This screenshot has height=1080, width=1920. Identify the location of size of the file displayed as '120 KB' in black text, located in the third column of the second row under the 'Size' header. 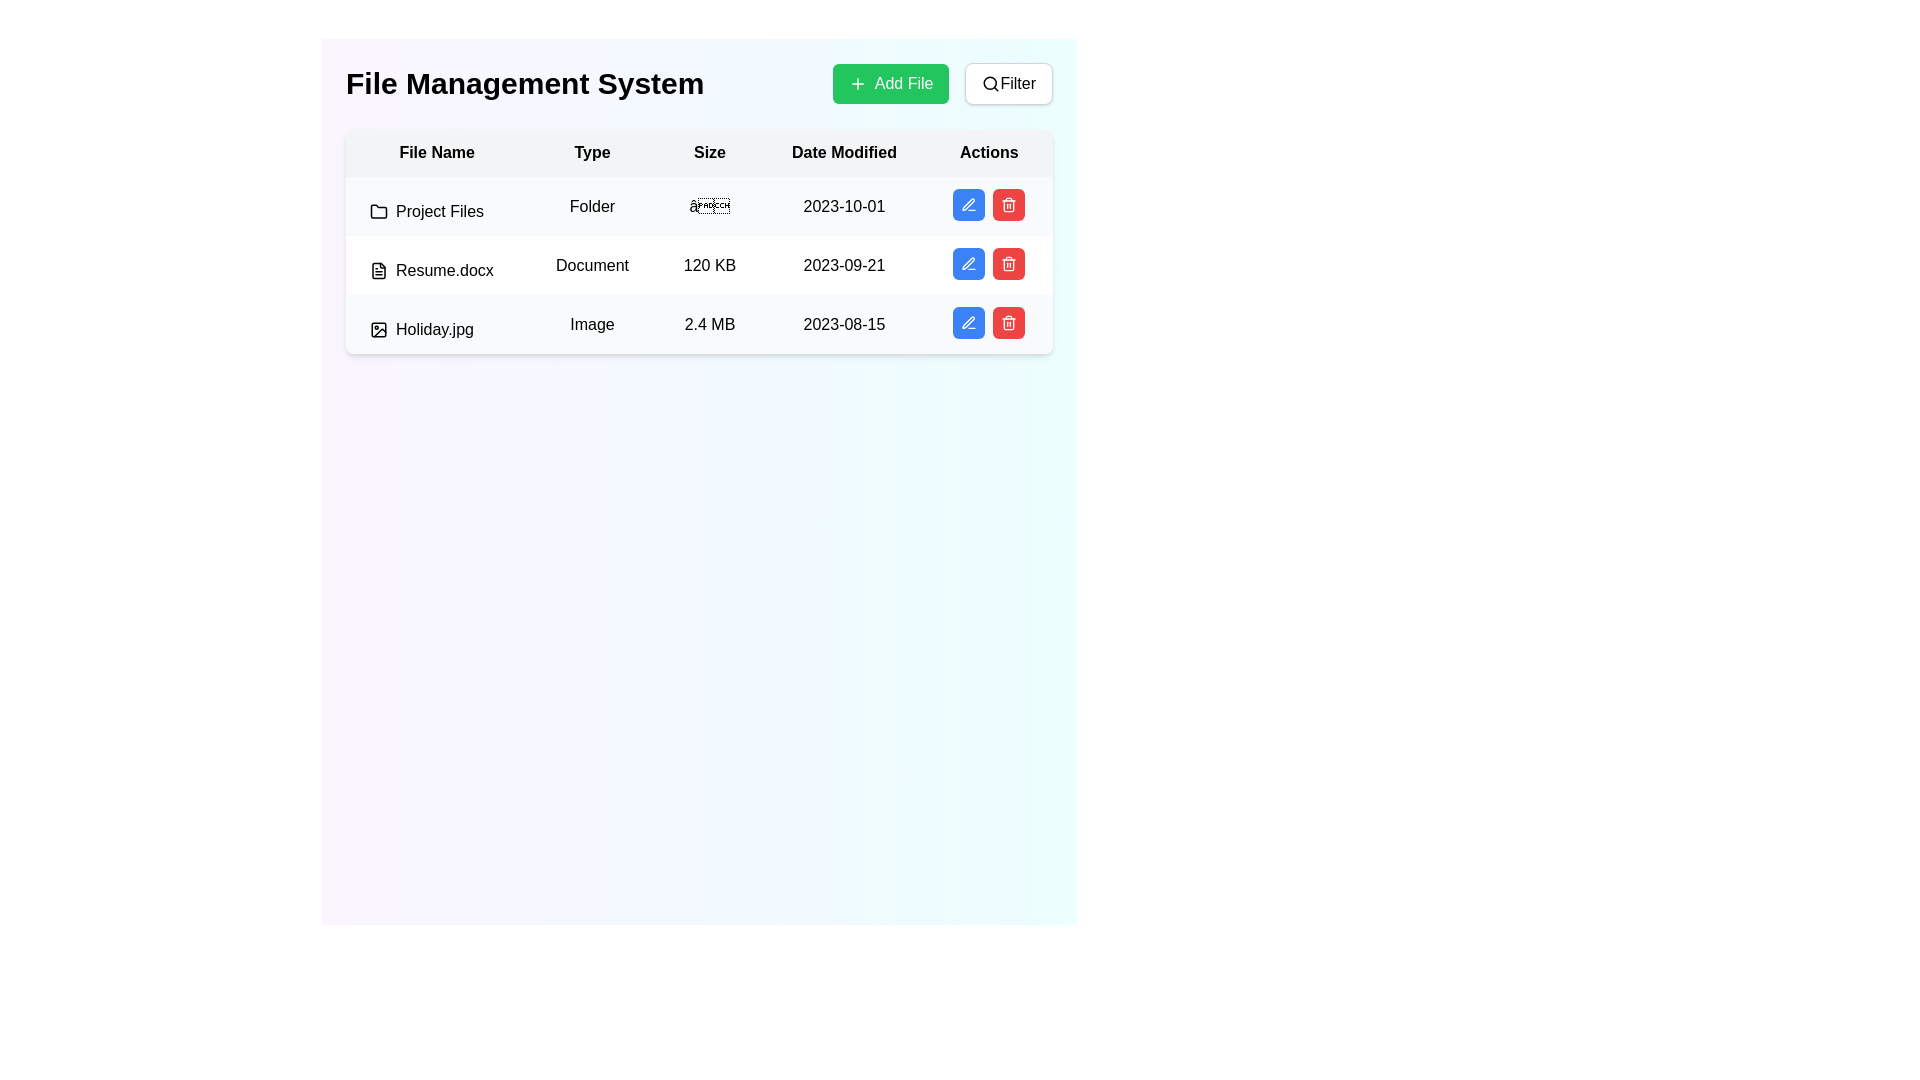
(710, 264).